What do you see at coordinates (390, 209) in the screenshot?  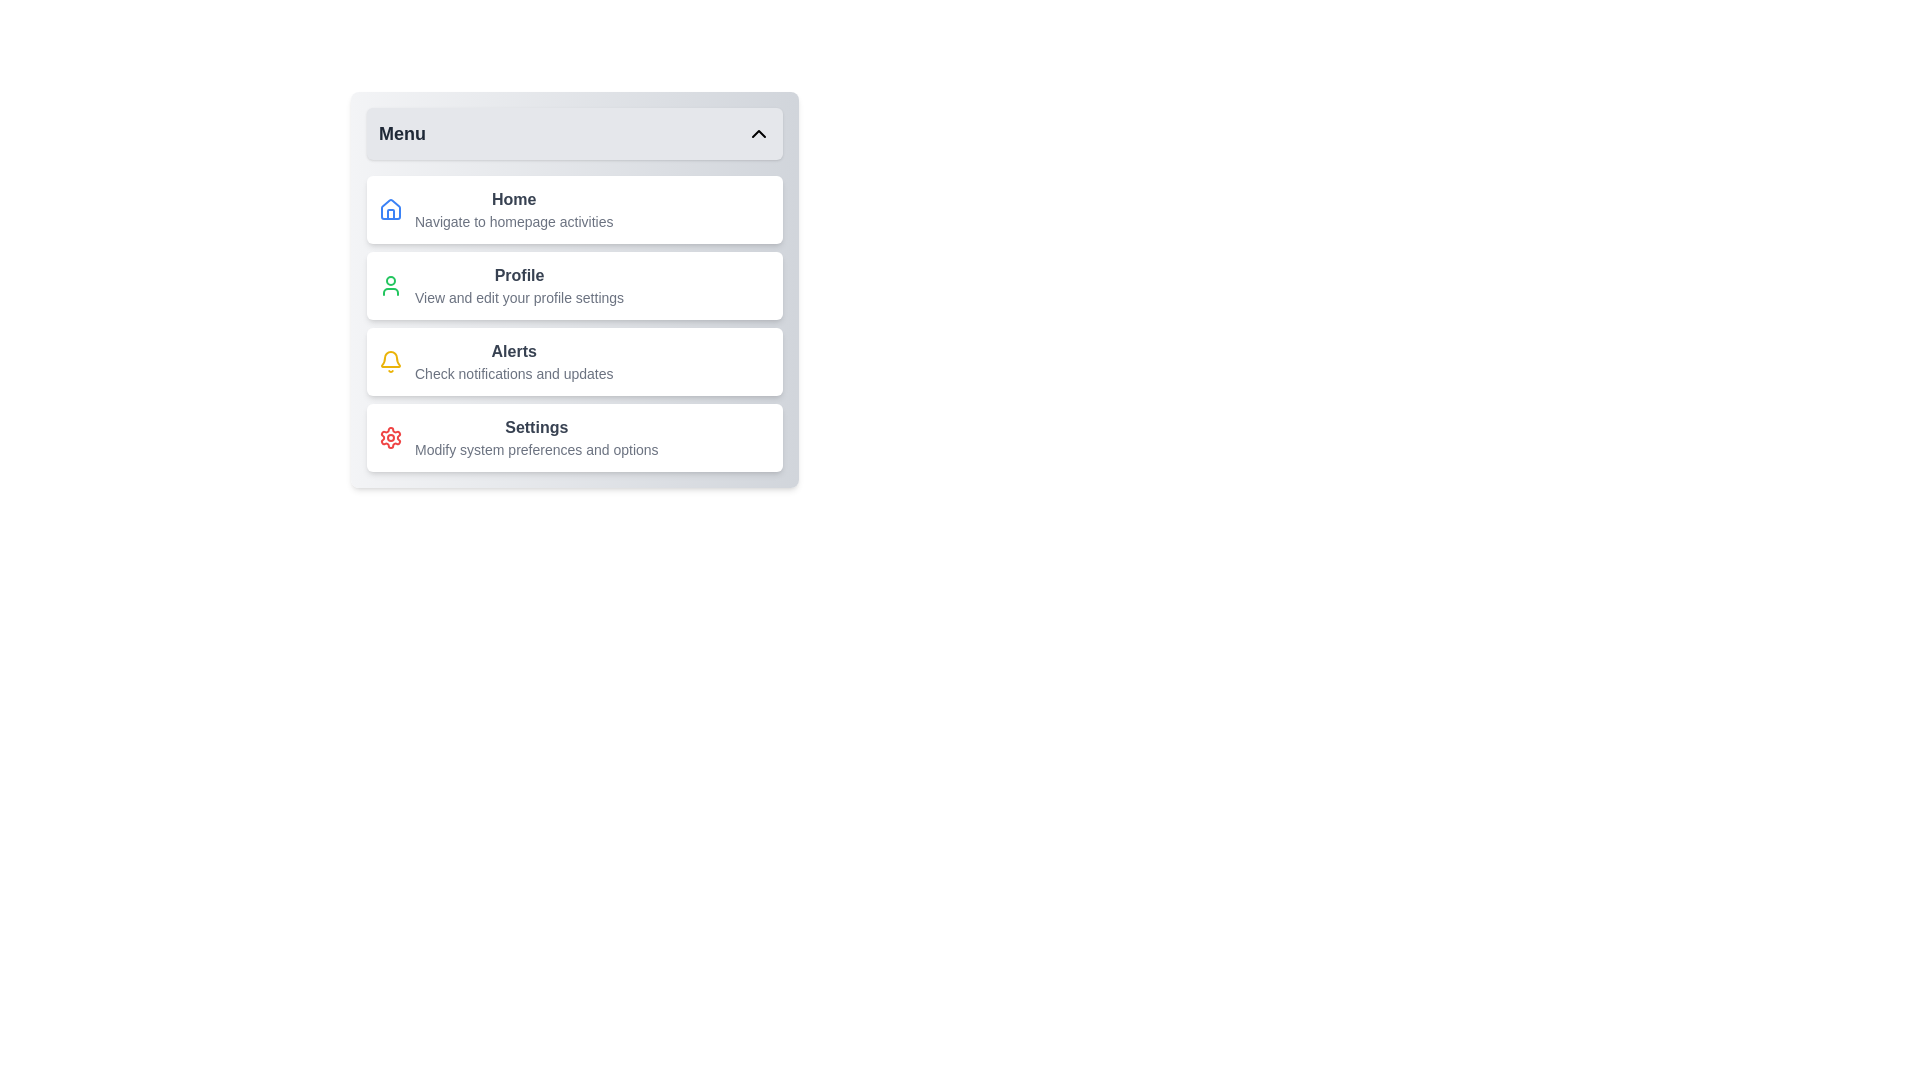 I see `the Home icon in the menu` at bounding box center [390, 209].